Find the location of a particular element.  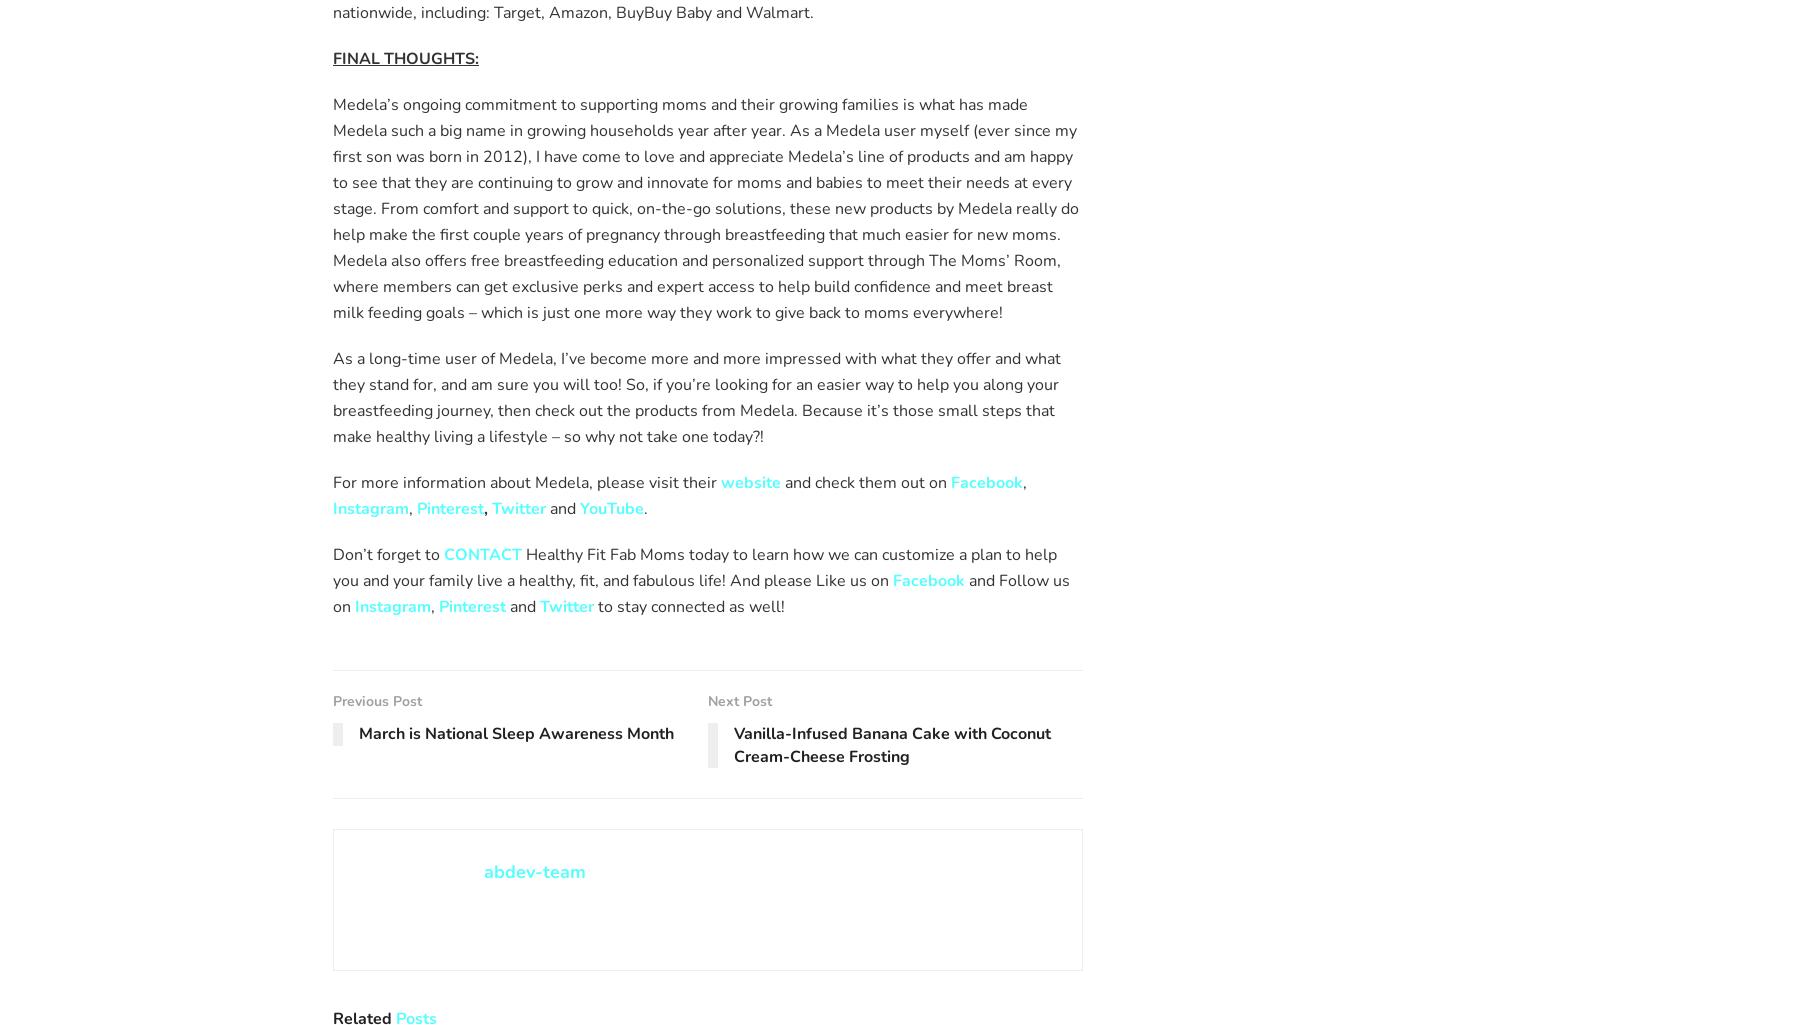

'FINAL THOUGHTS:' is located at coordinates (404, 57).